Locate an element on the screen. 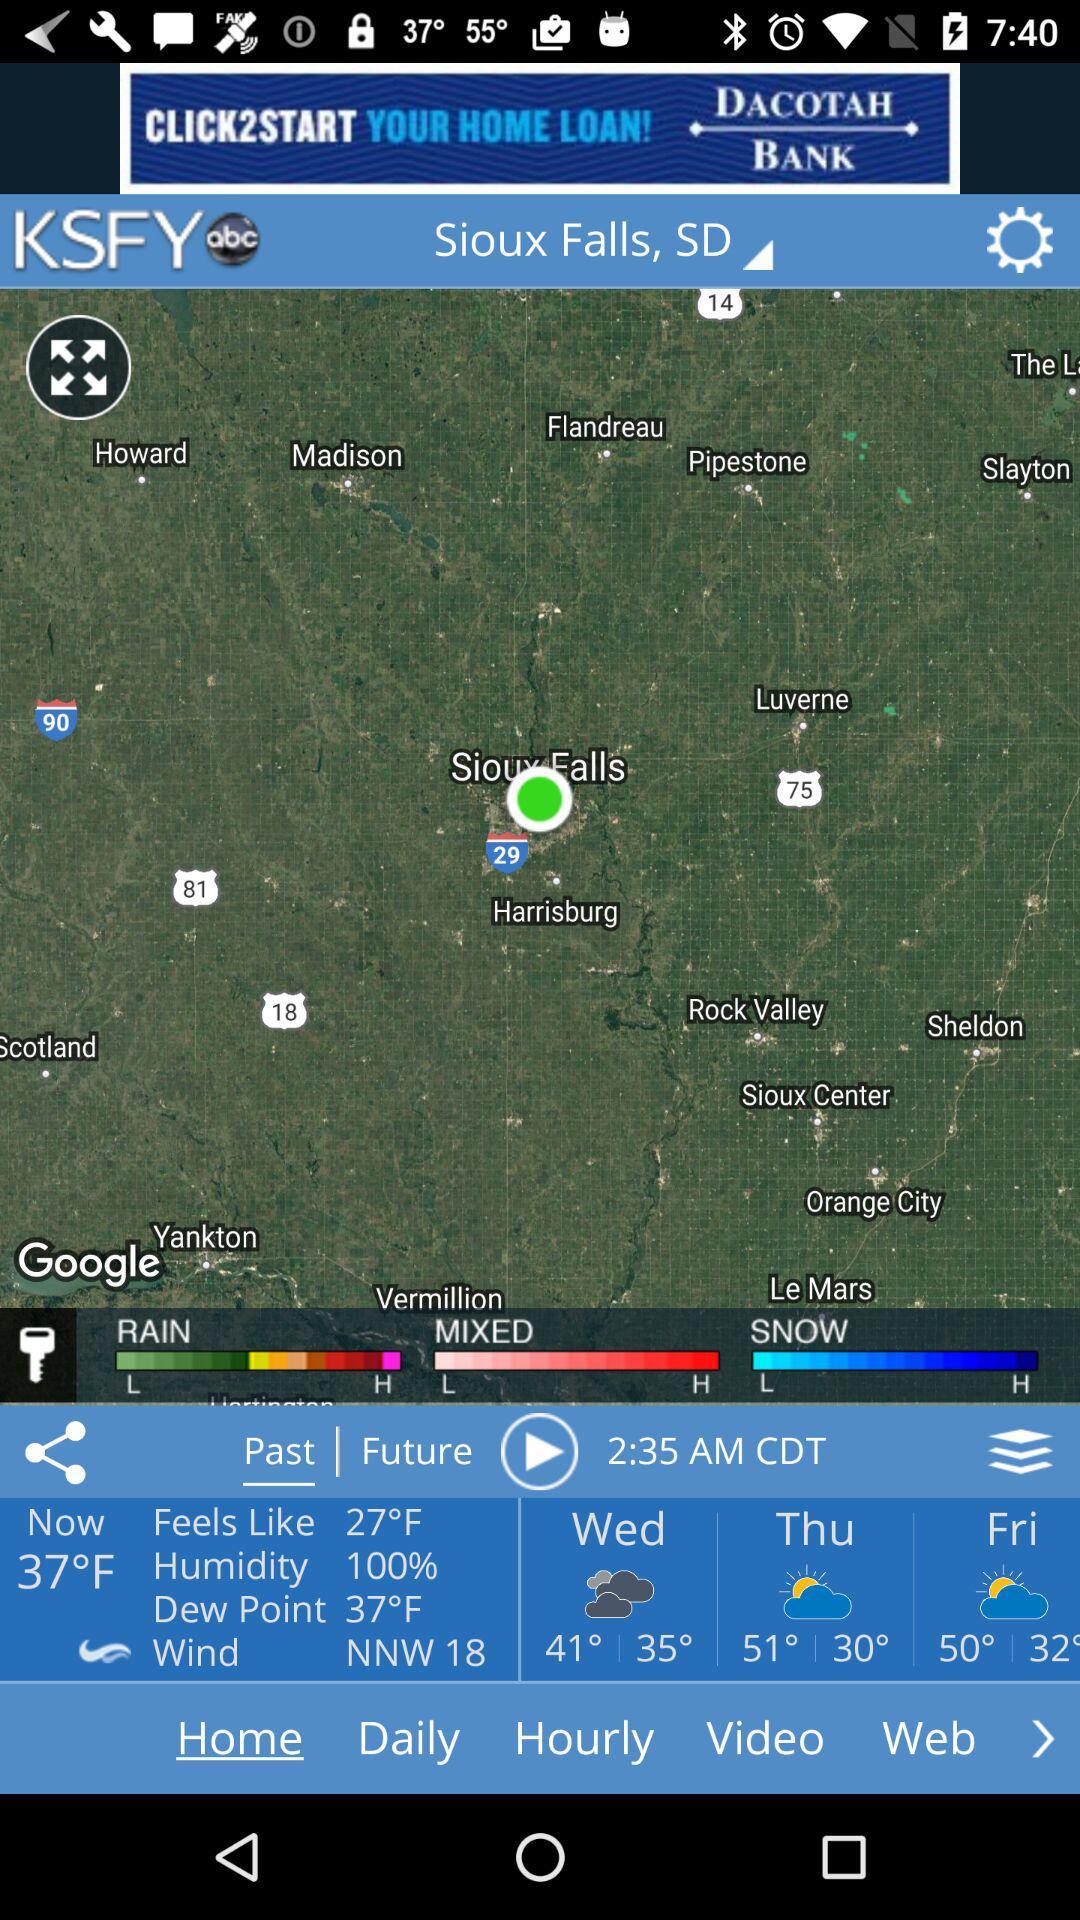  the share icon is located at coordinates (58, 1451).